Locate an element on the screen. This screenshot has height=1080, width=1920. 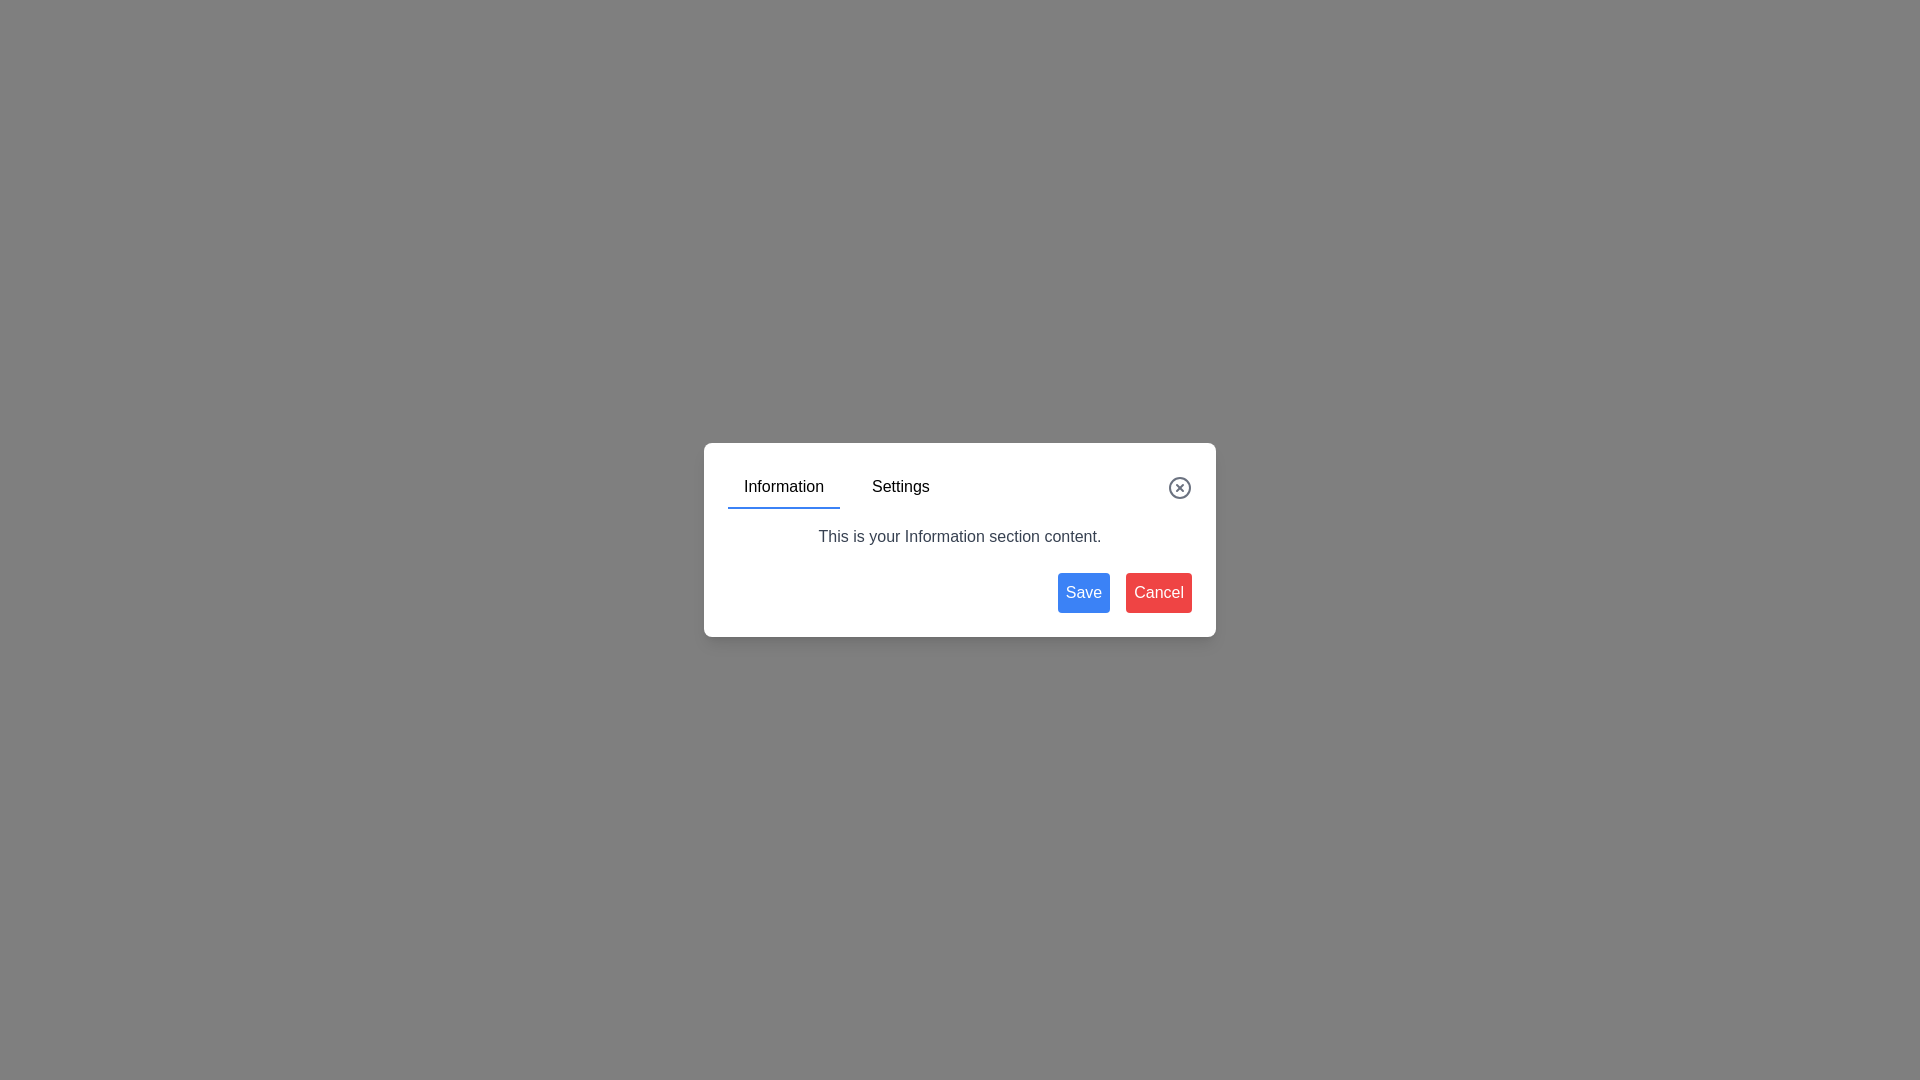
the decorative circle element in the top-right corner of the modal window that indicates a close action is located at coordinates (1180, 488).